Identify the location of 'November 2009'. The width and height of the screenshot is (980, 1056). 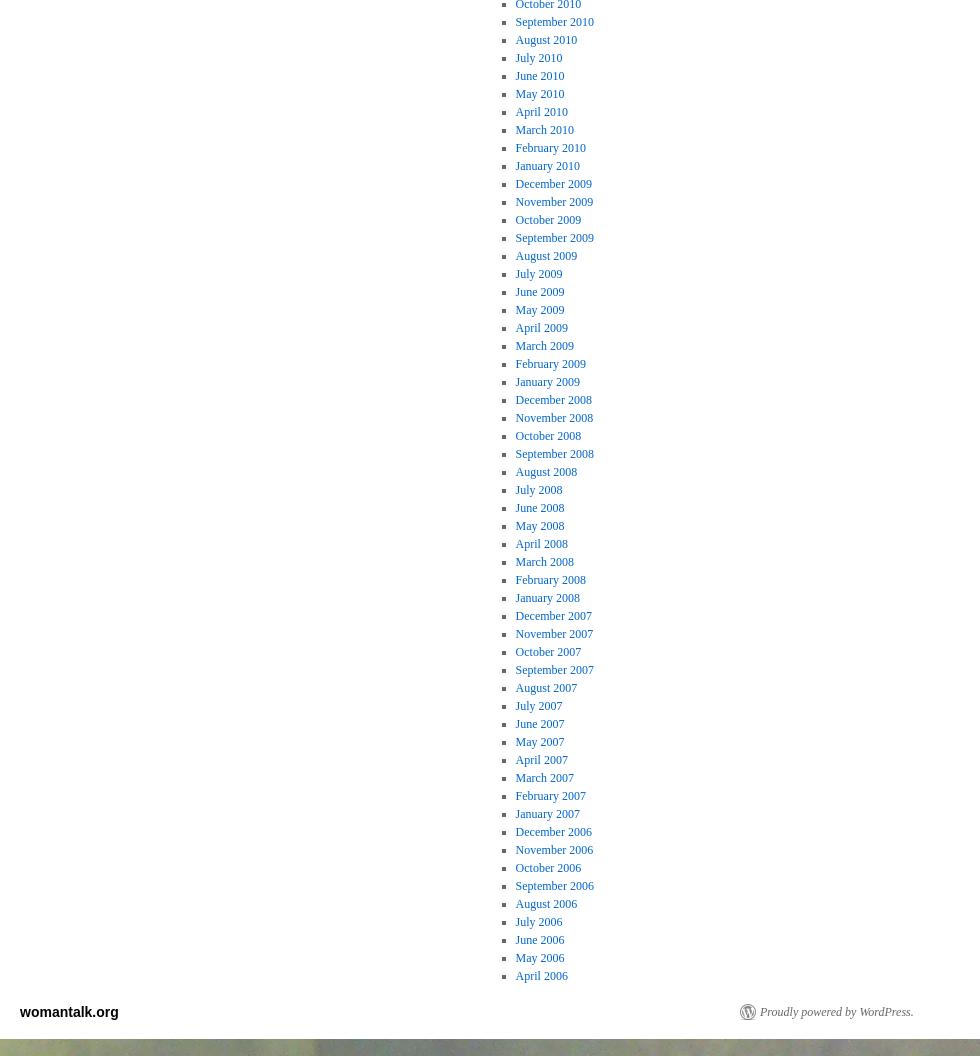
(553, 199).